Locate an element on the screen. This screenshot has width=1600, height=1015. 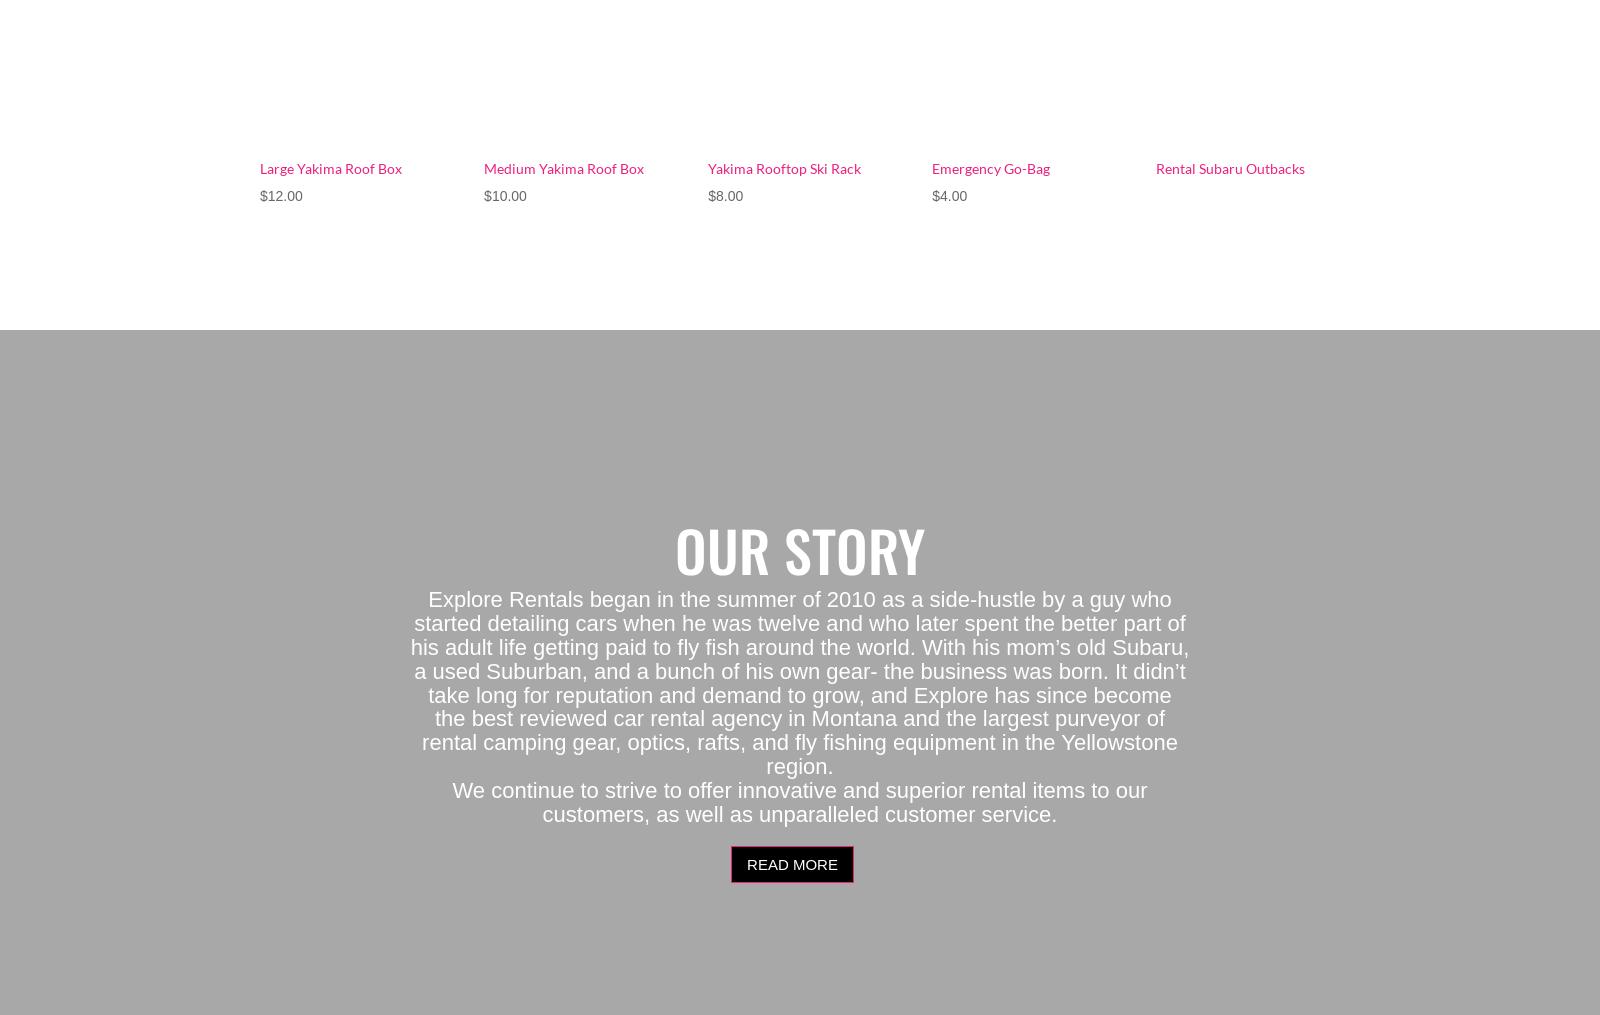
'10.00' is located at coordinates (507, 193).